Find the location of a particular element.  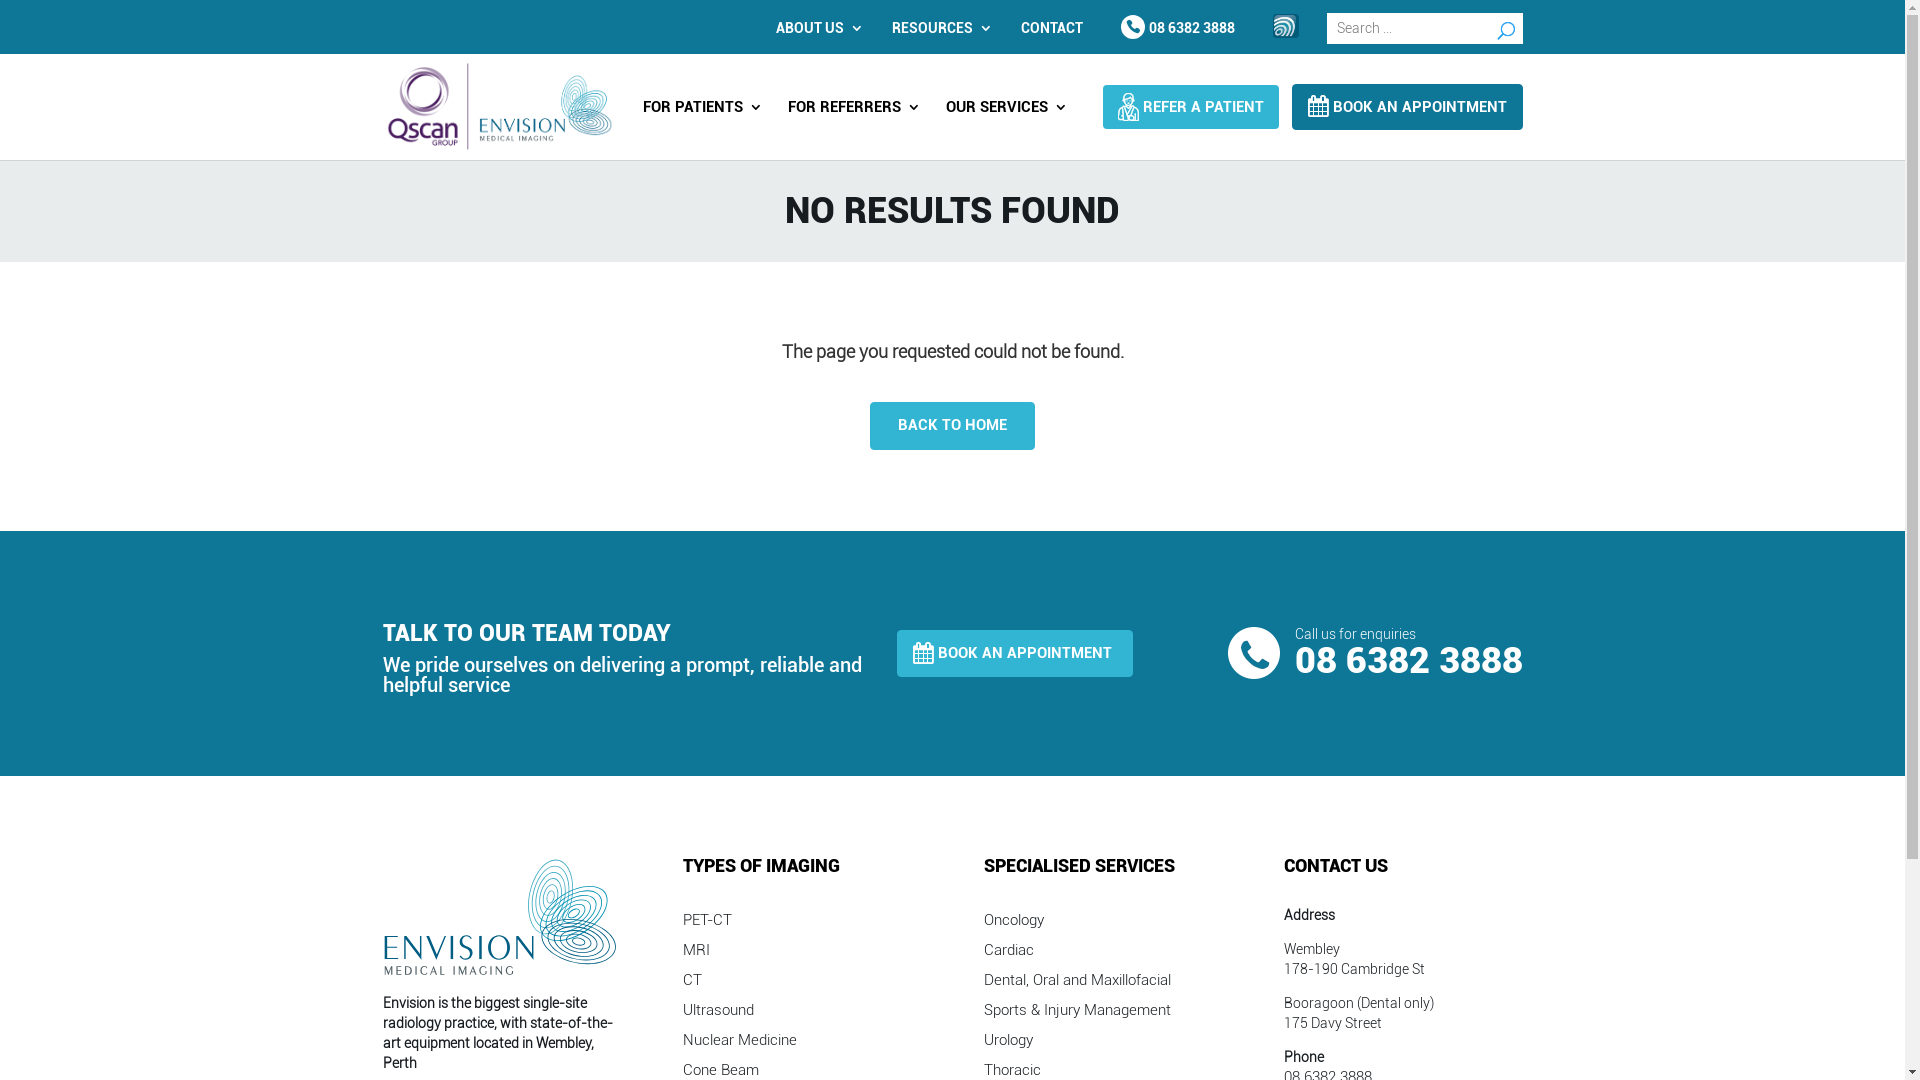

'OUR SERVICES' is located at coordinates (1007, 114).